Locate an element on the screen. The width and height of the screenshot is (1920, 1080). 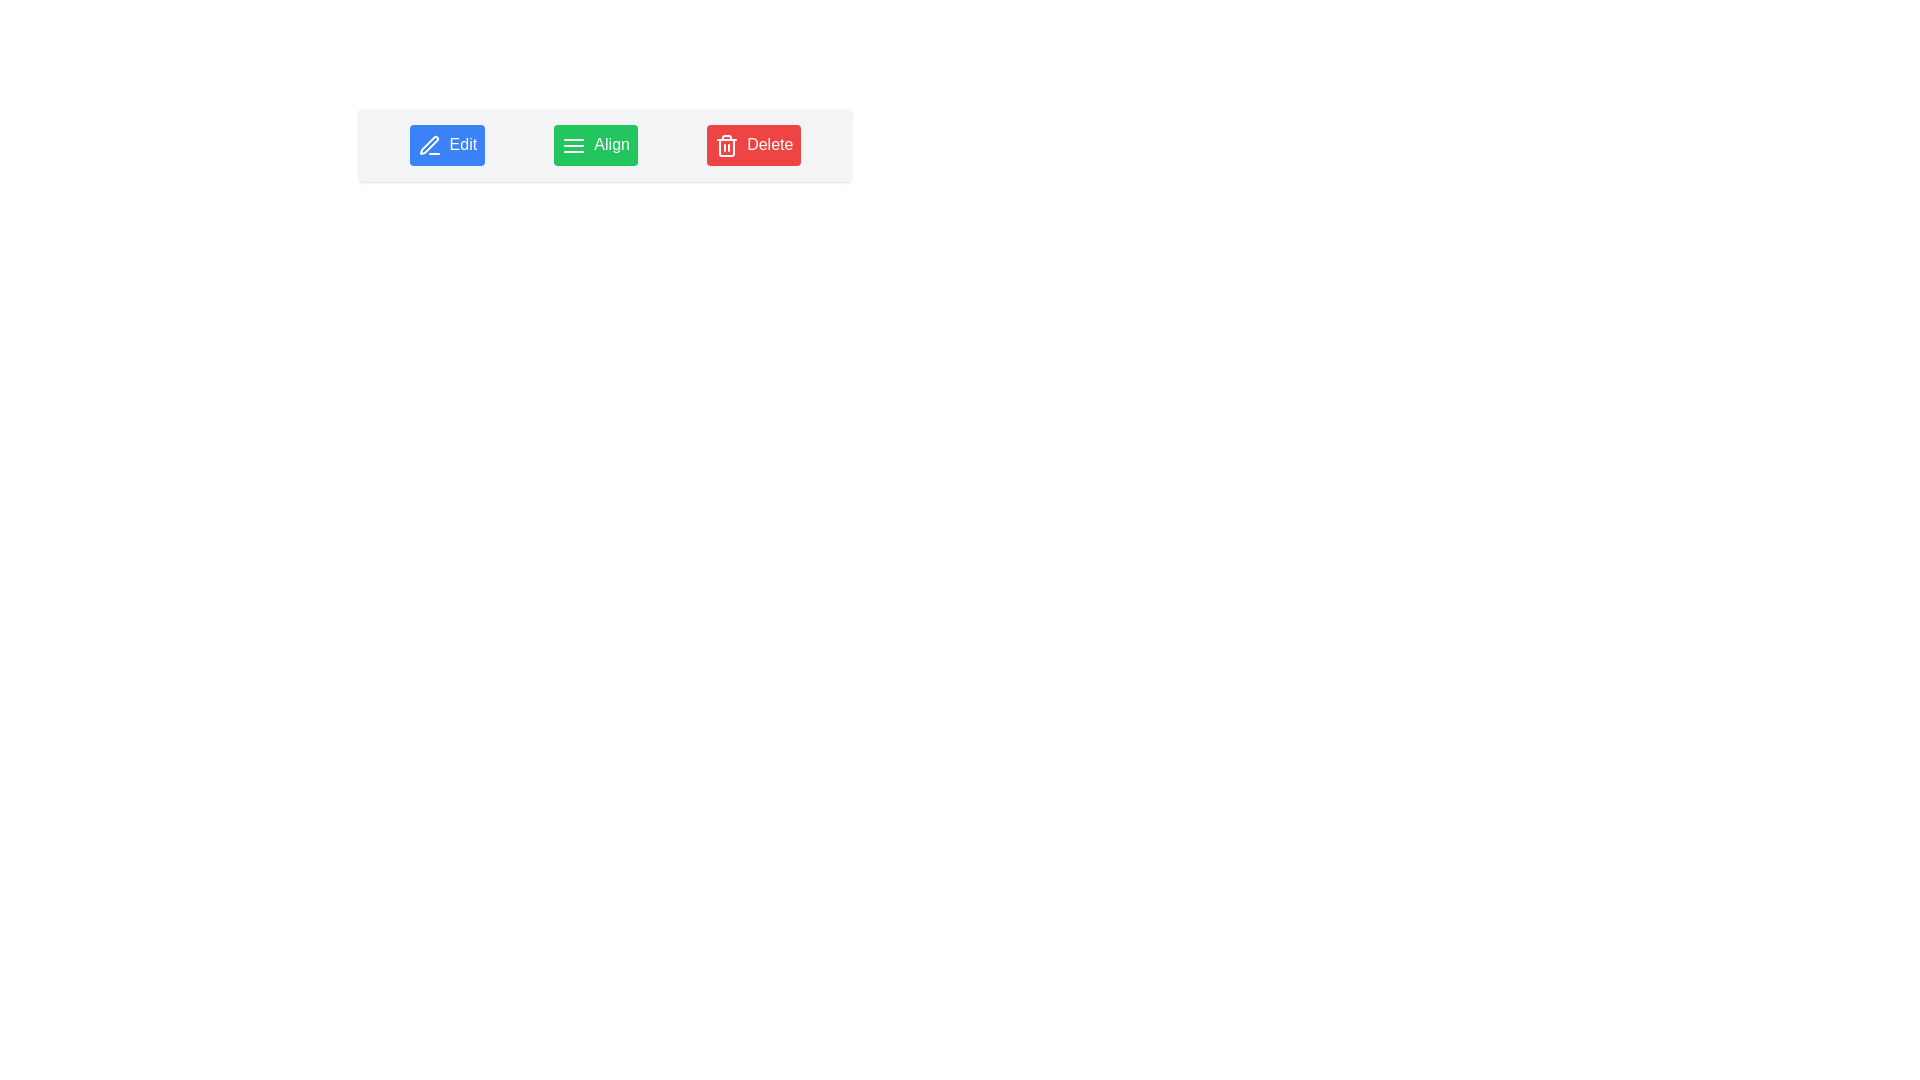
the deletion icon located to the left of the red 'Delete' button, which is the third item in a row of similar buttons is located at coordinates (726, 144).